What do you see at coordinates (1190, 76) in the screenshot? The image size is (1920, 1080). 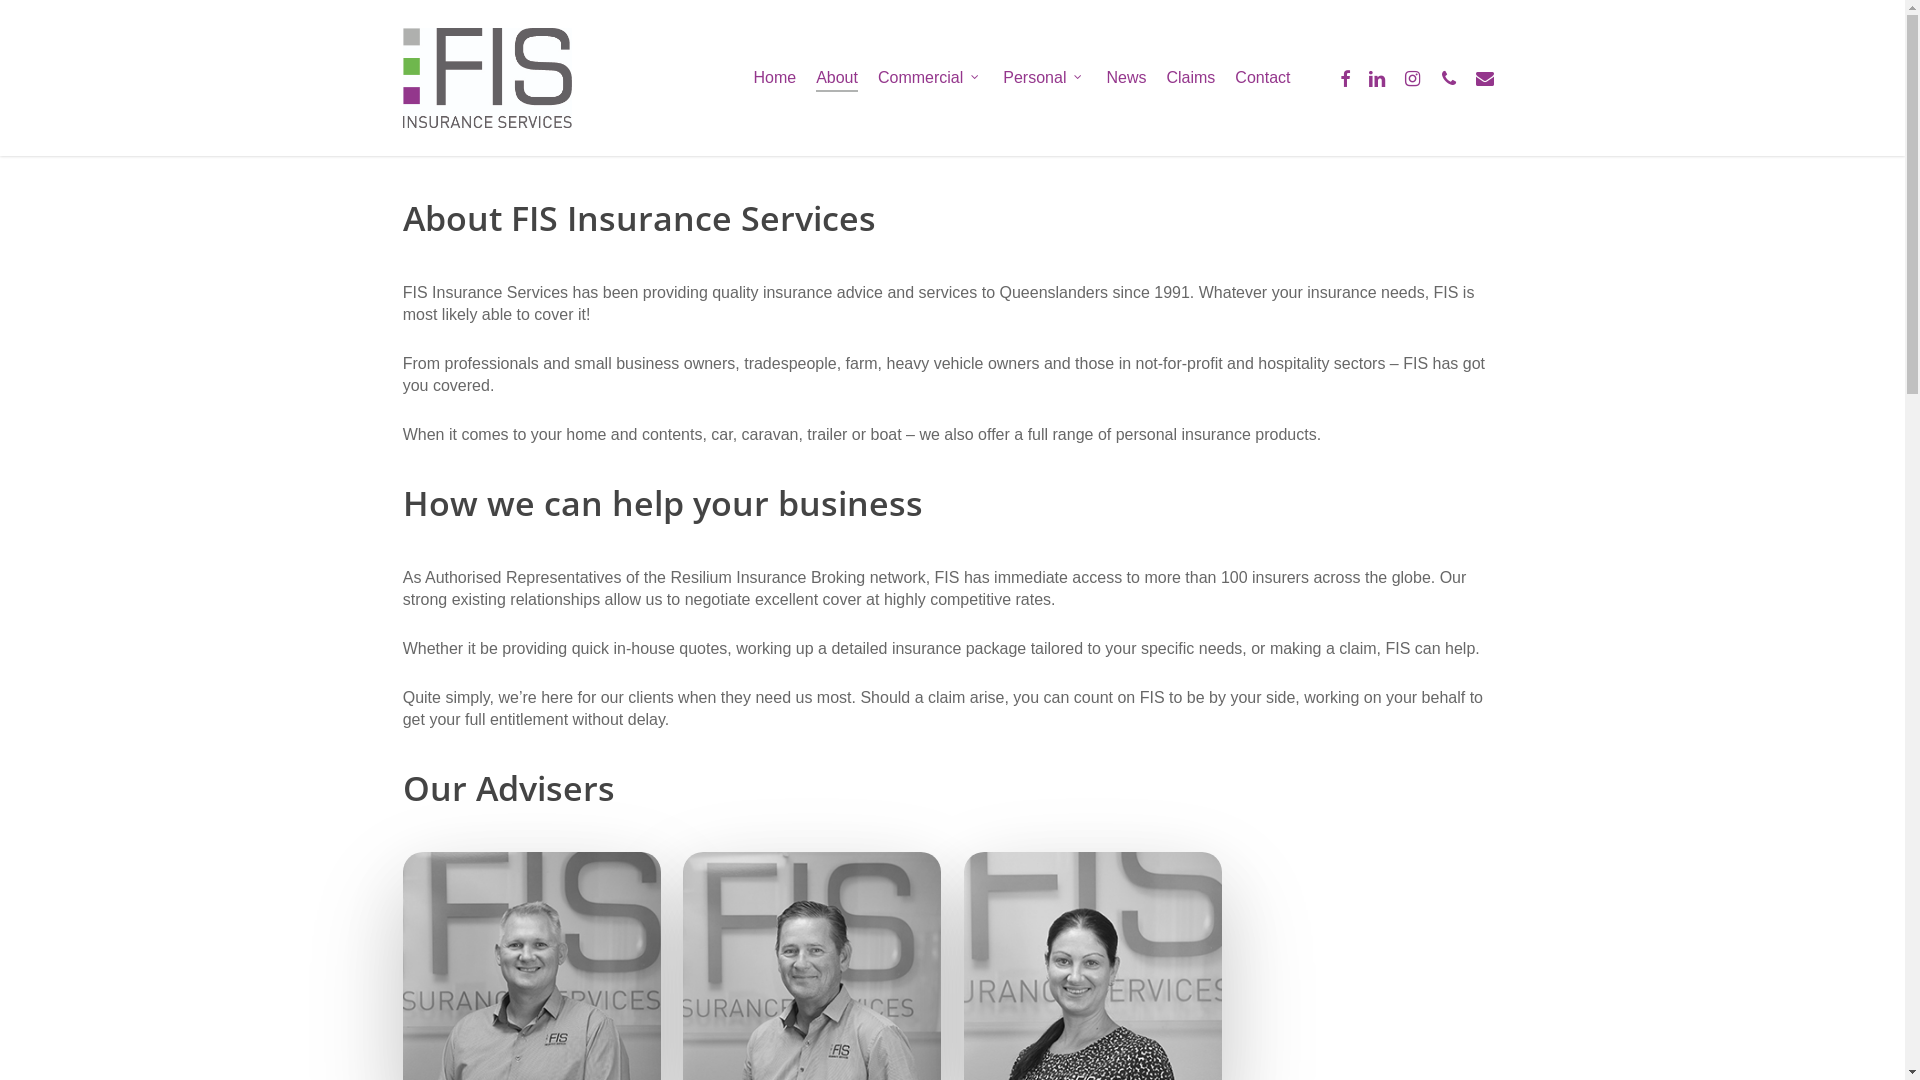 I see `'Claims'` at bounding box center [1190, 76].